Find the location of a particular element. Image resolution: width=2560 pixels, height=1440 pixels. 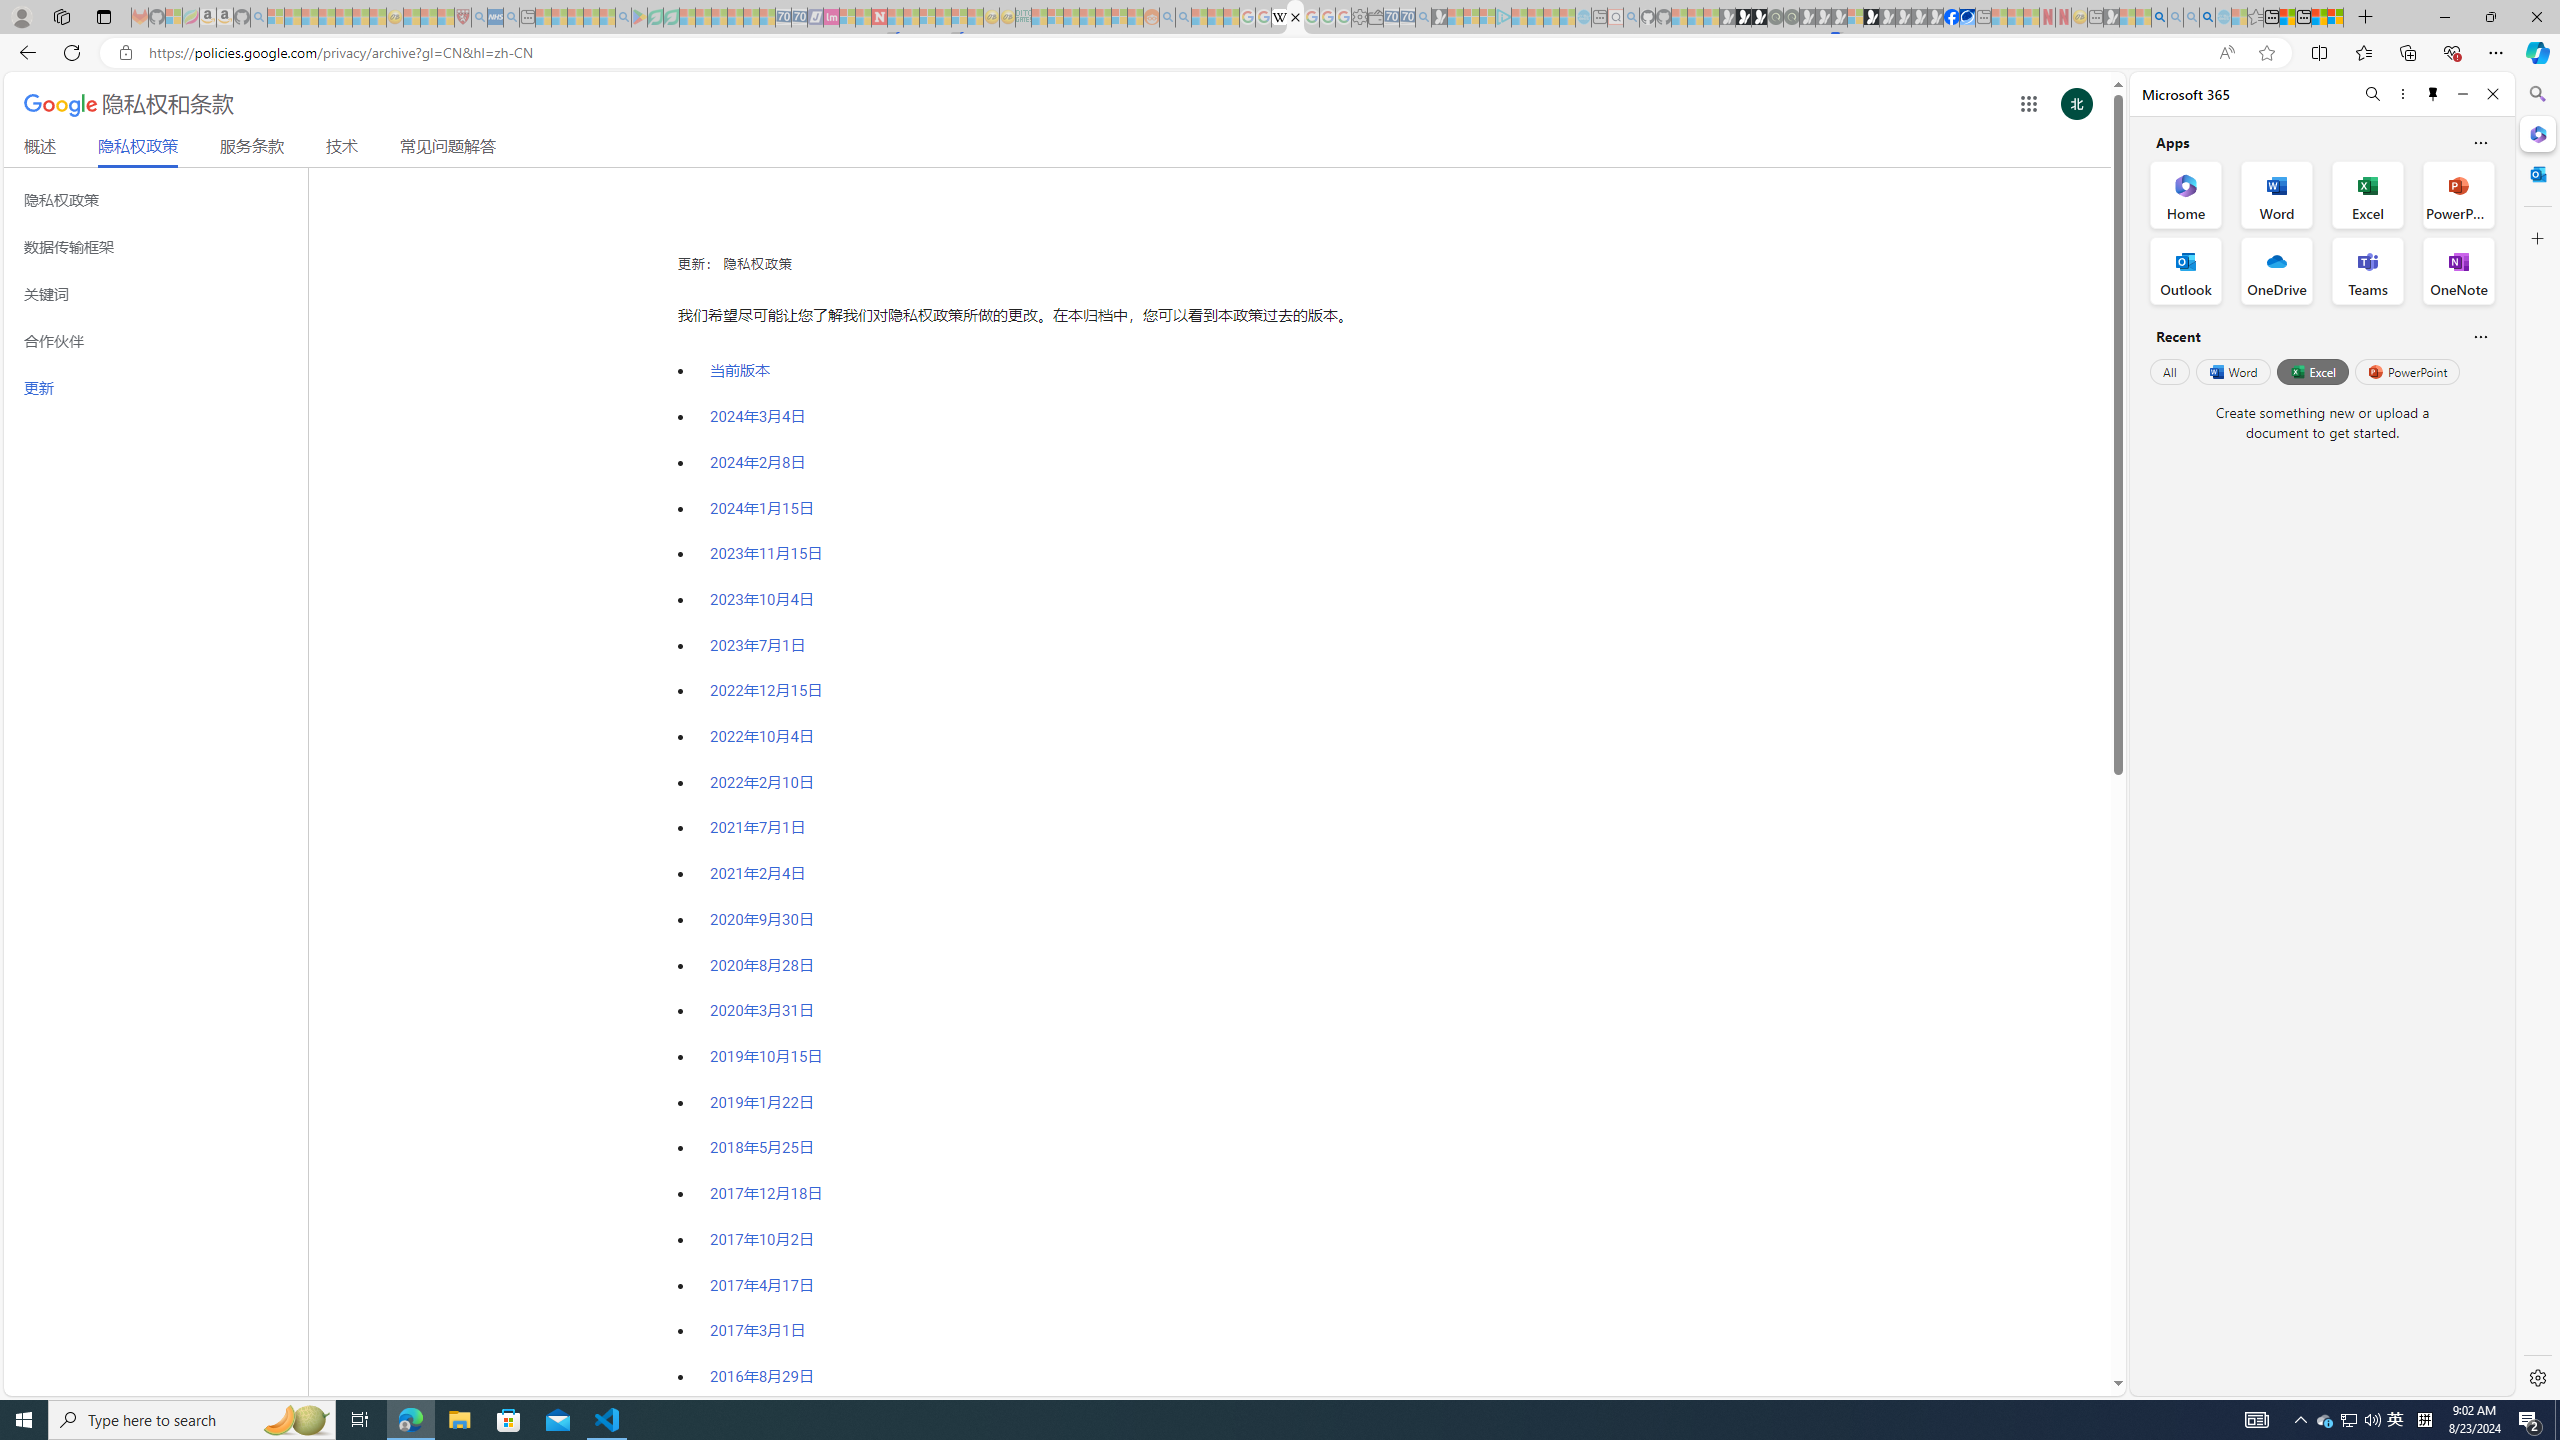

'Kinda Frugal - MSN - Sleeping' is located at coordinates (1104, 16).